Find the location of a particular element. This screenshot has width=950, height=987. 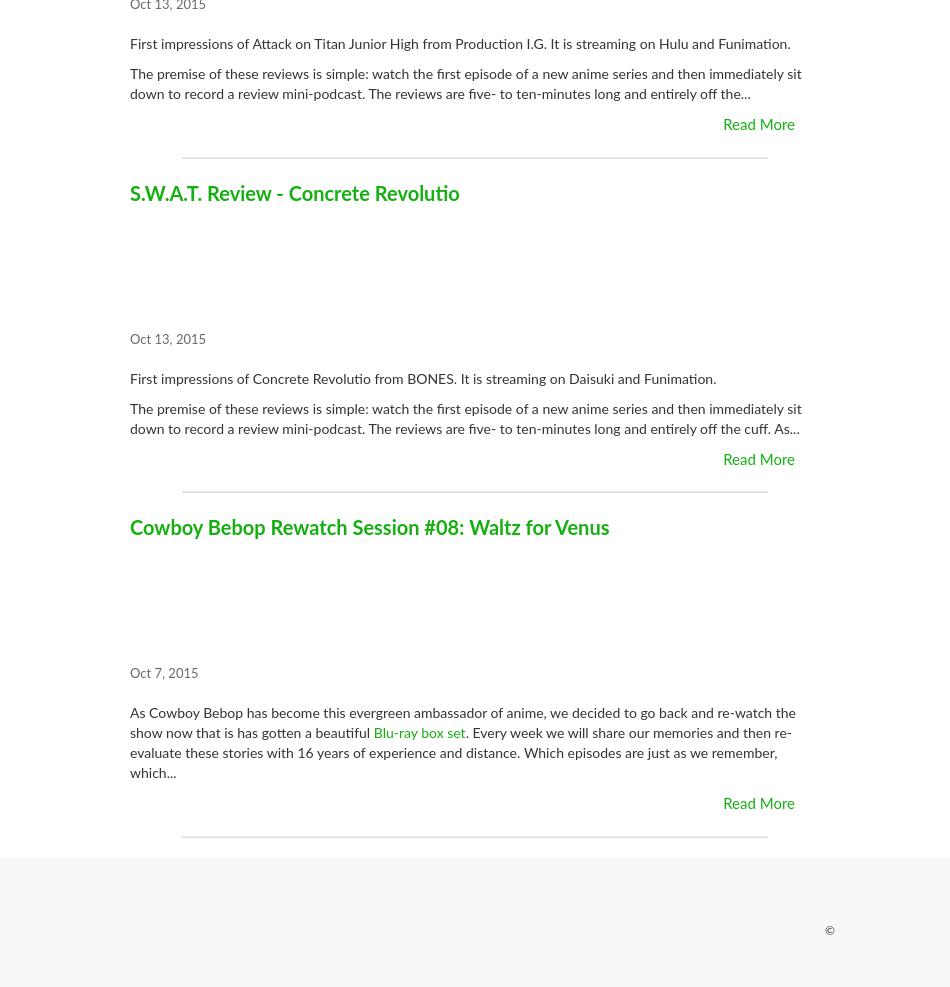

'As Cowboy Bebop has become this evergreen ambassador of
anime, we decided to go back and re-watch the show now that is has
gotten a beautiful' is located at coordinates (129, 722).